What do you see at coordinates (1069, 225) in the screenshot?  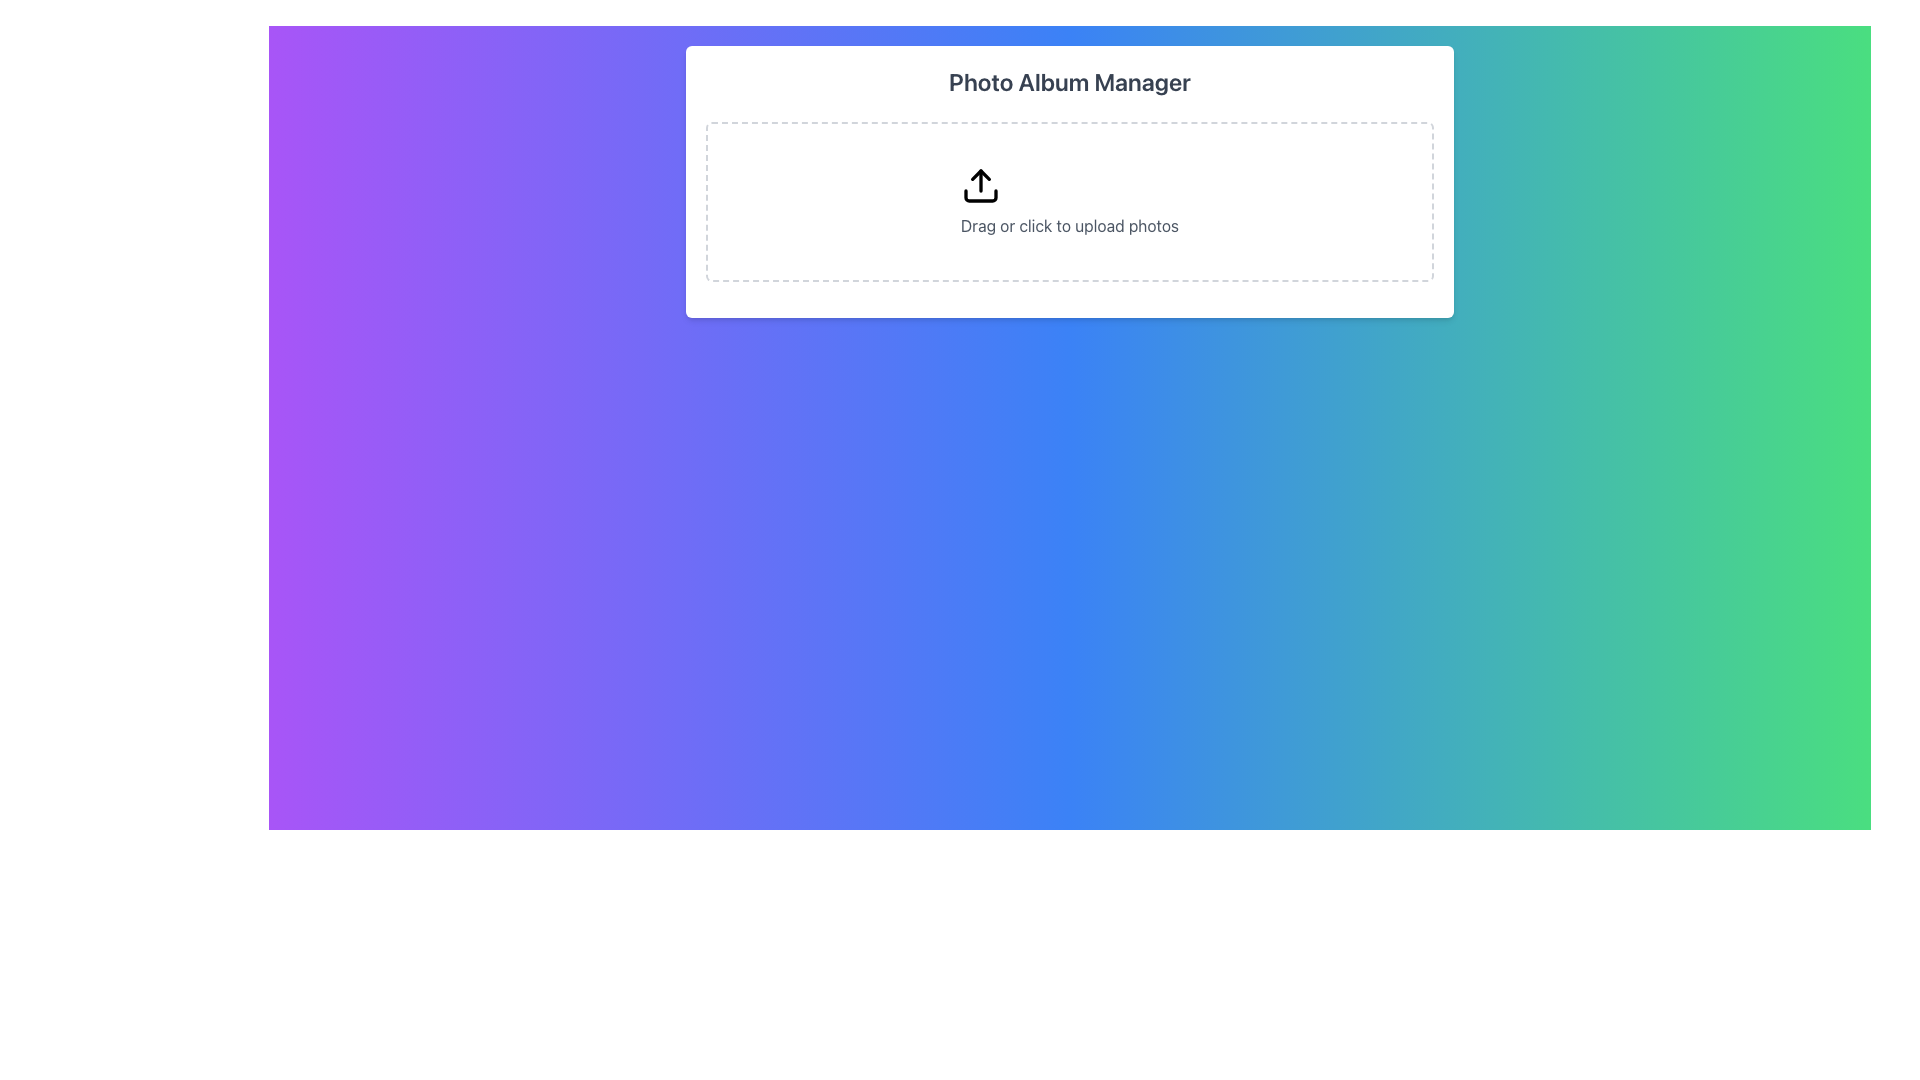 I see `the informational text that reads 'Drag or click to upload photos', which is displayed in a medium-sized gray font, located below the upload icon in a bordered rectangular area` at bounding box center [1069, 225].